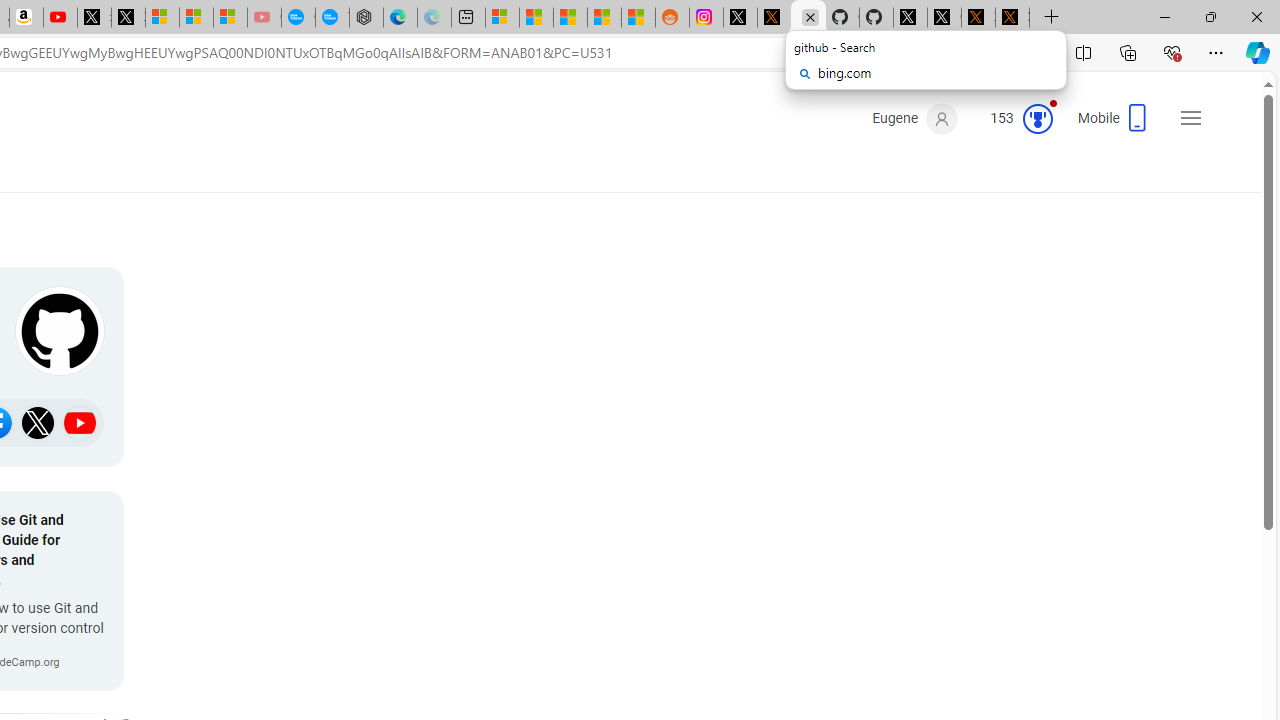  Describe the element at coordinates (60, 17) in the screenshot. I see `'Day 1: Arriving in Yemen (surreal to be here) - YouTube'` at that location.